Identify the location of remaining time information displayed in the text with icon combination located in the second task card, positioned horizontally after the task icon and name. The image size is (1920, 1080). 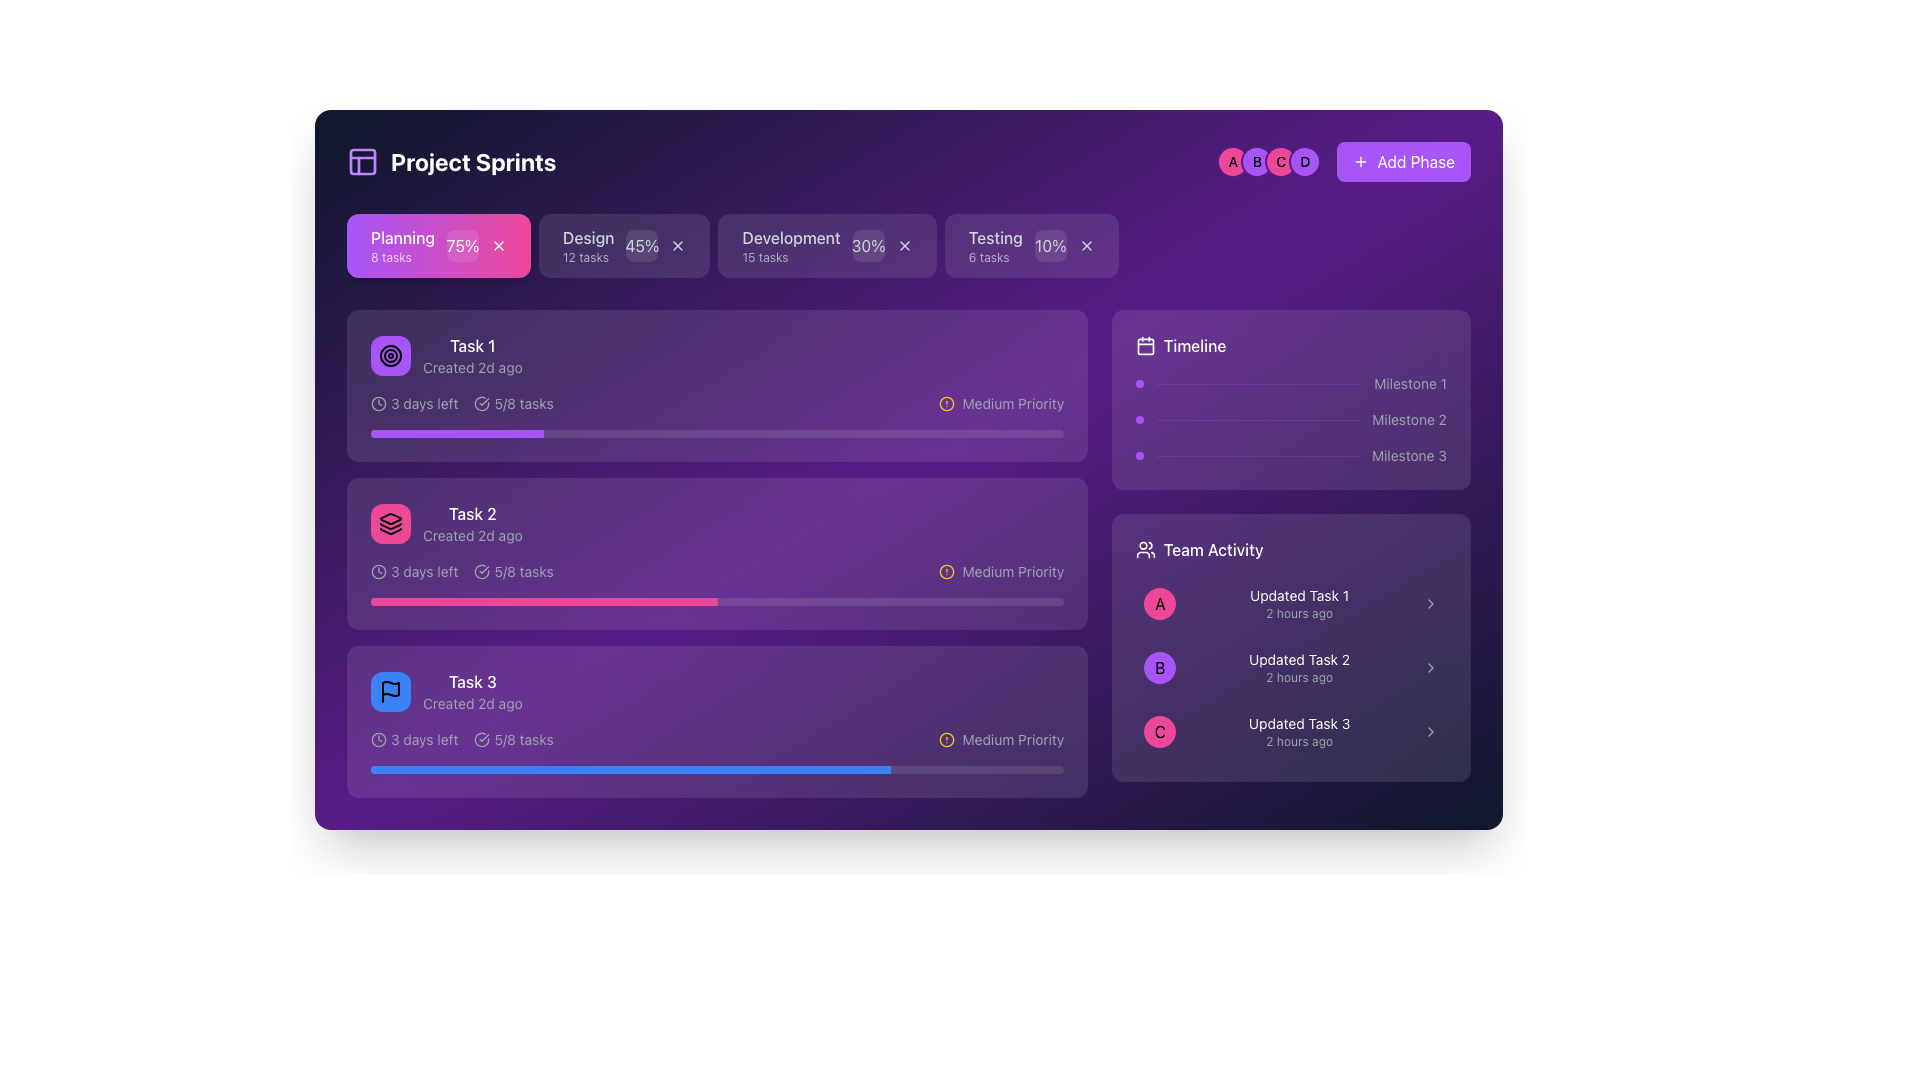
(413, 571).